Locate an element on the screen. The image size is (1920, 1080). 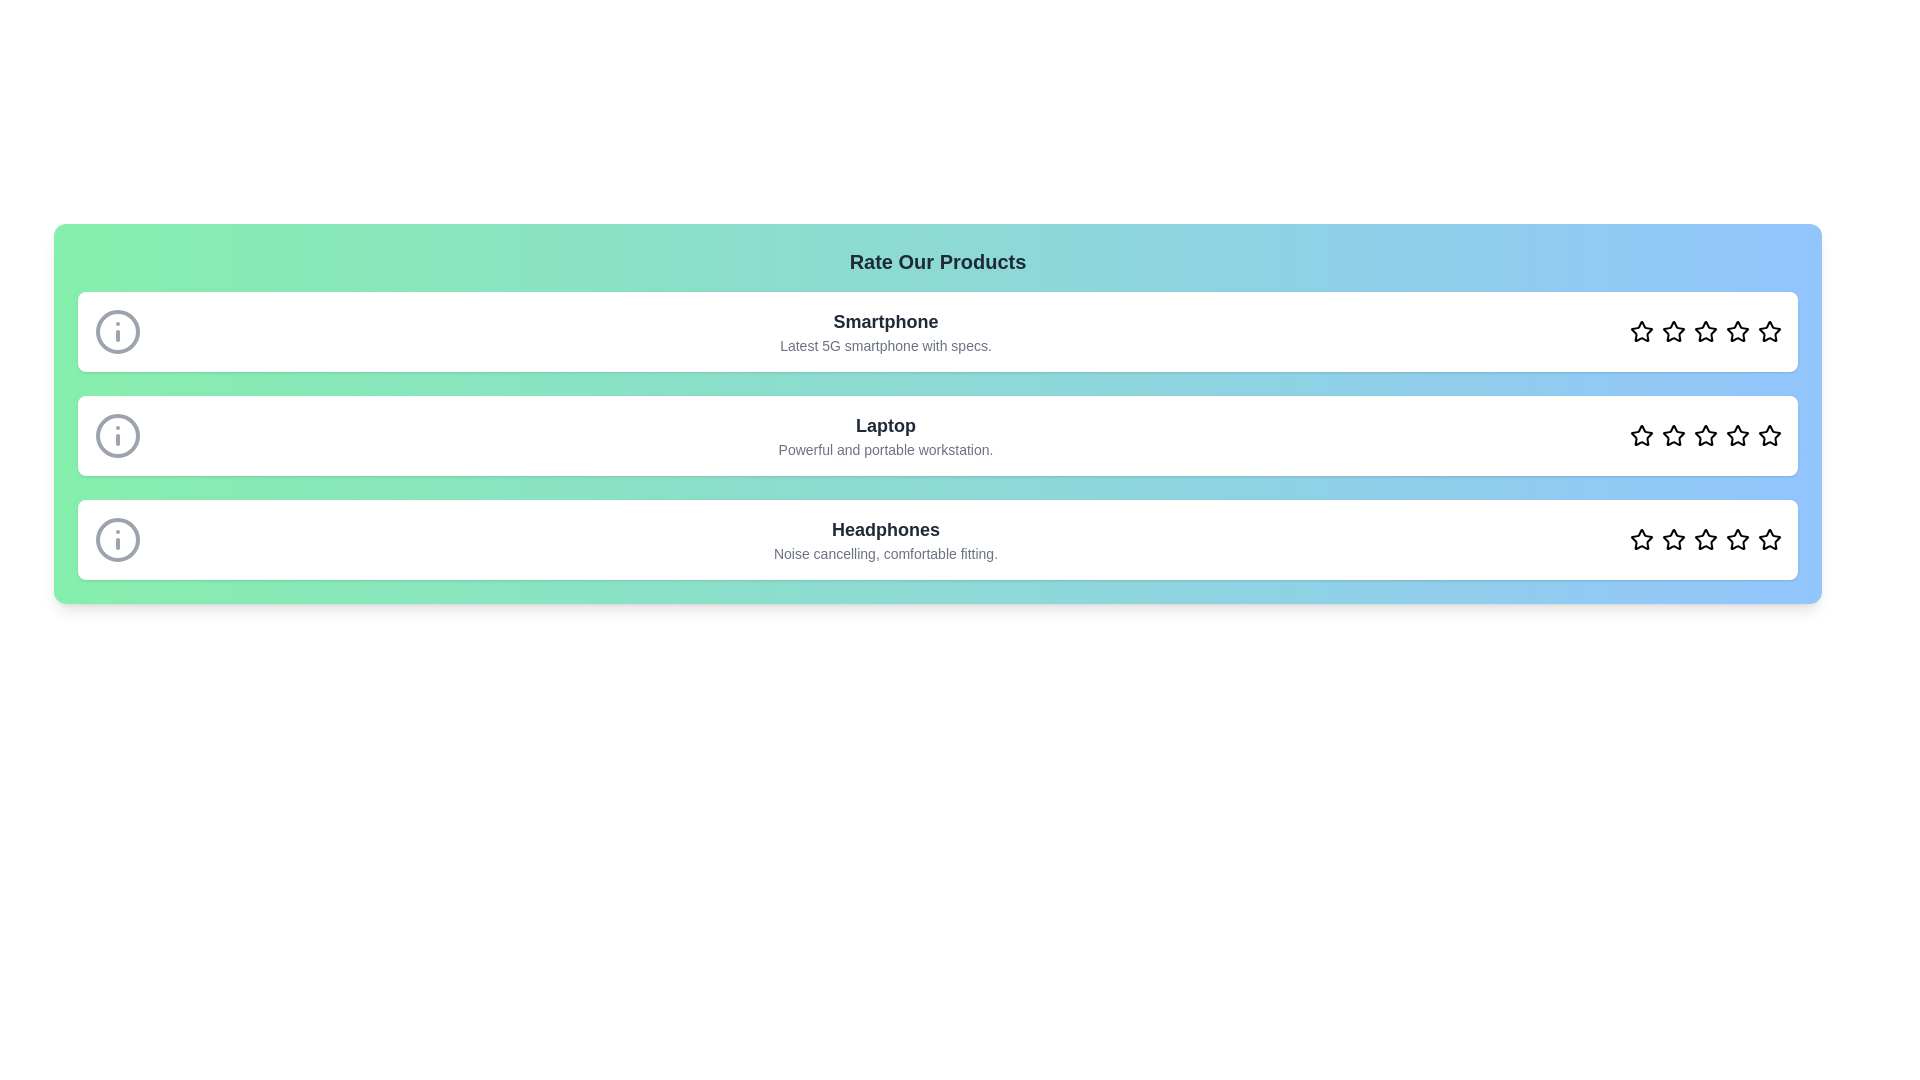
the second star-shaped rating icon in the rating widget for the 'Laptop' category is located at coordinates (1674, 434).